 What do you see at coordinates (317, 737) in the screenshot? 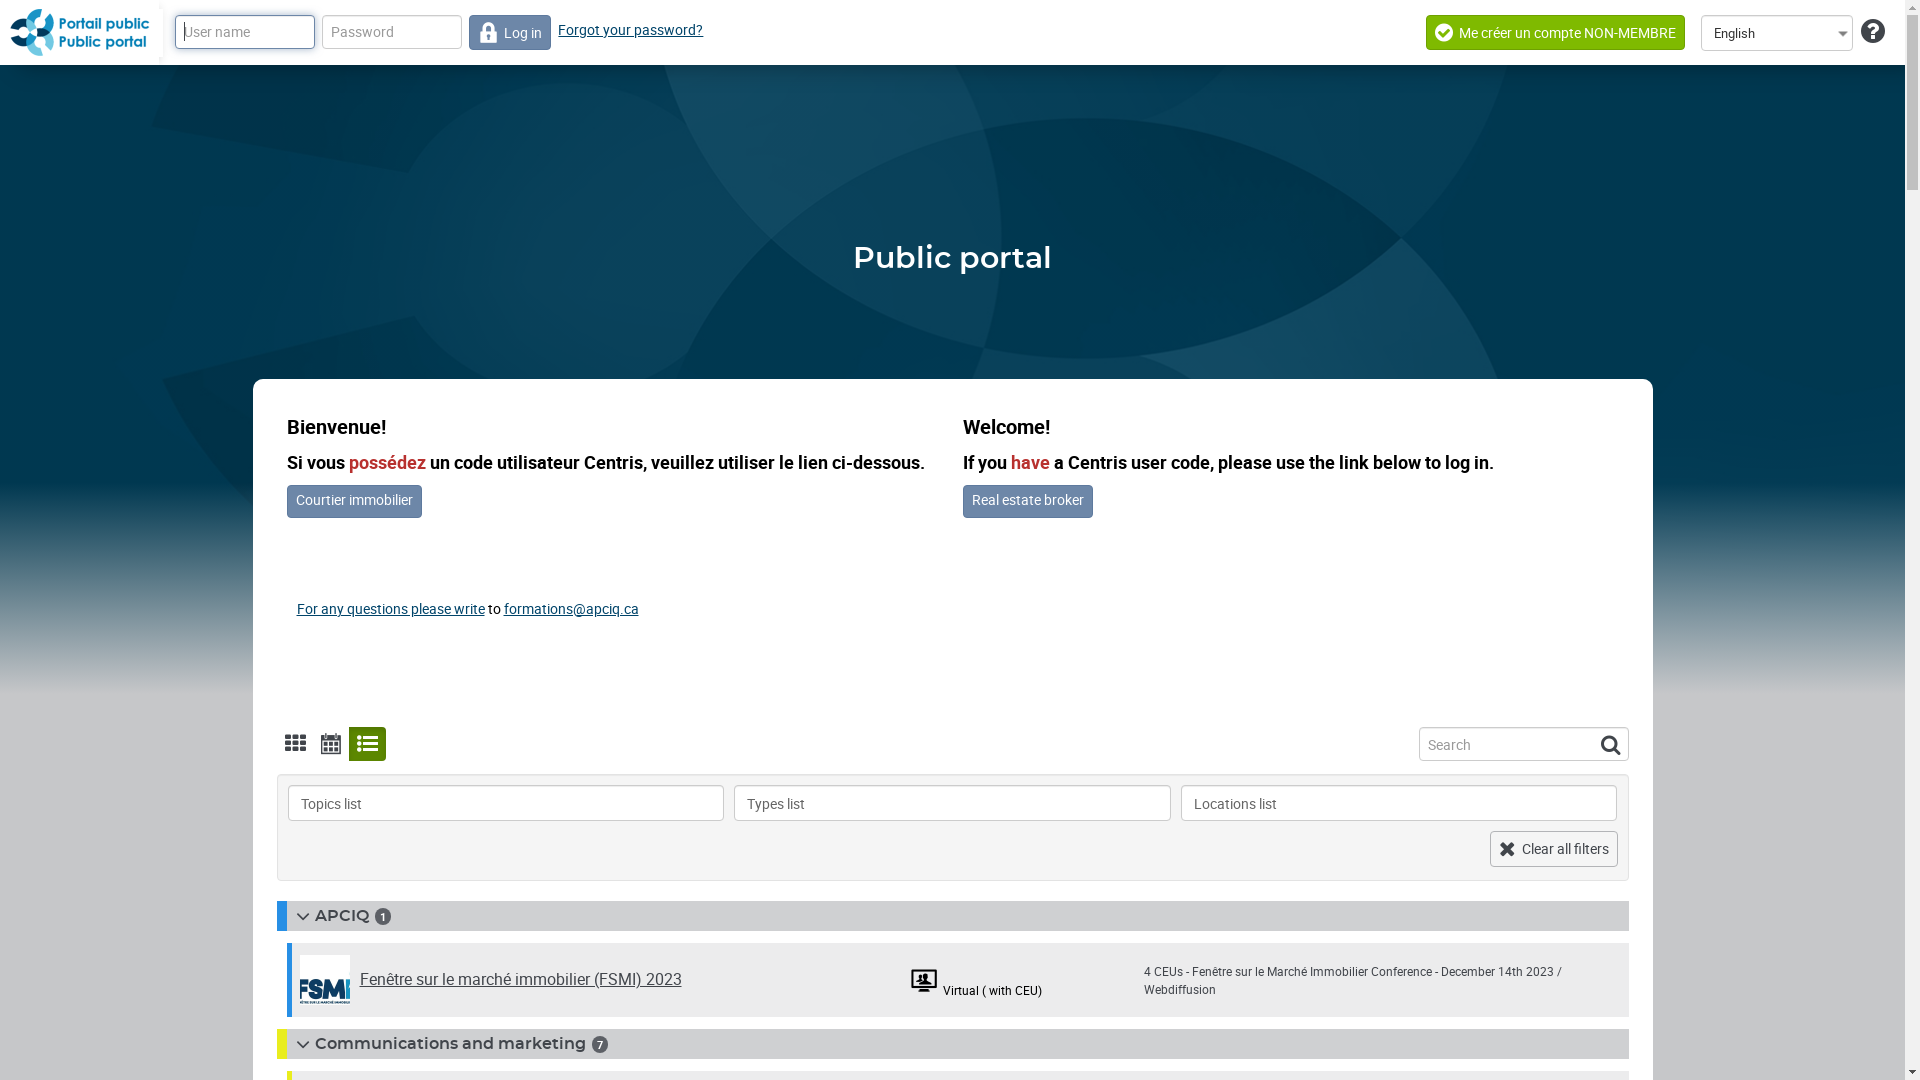
I see `'Display calendar'` at bounding box center [317, 737].